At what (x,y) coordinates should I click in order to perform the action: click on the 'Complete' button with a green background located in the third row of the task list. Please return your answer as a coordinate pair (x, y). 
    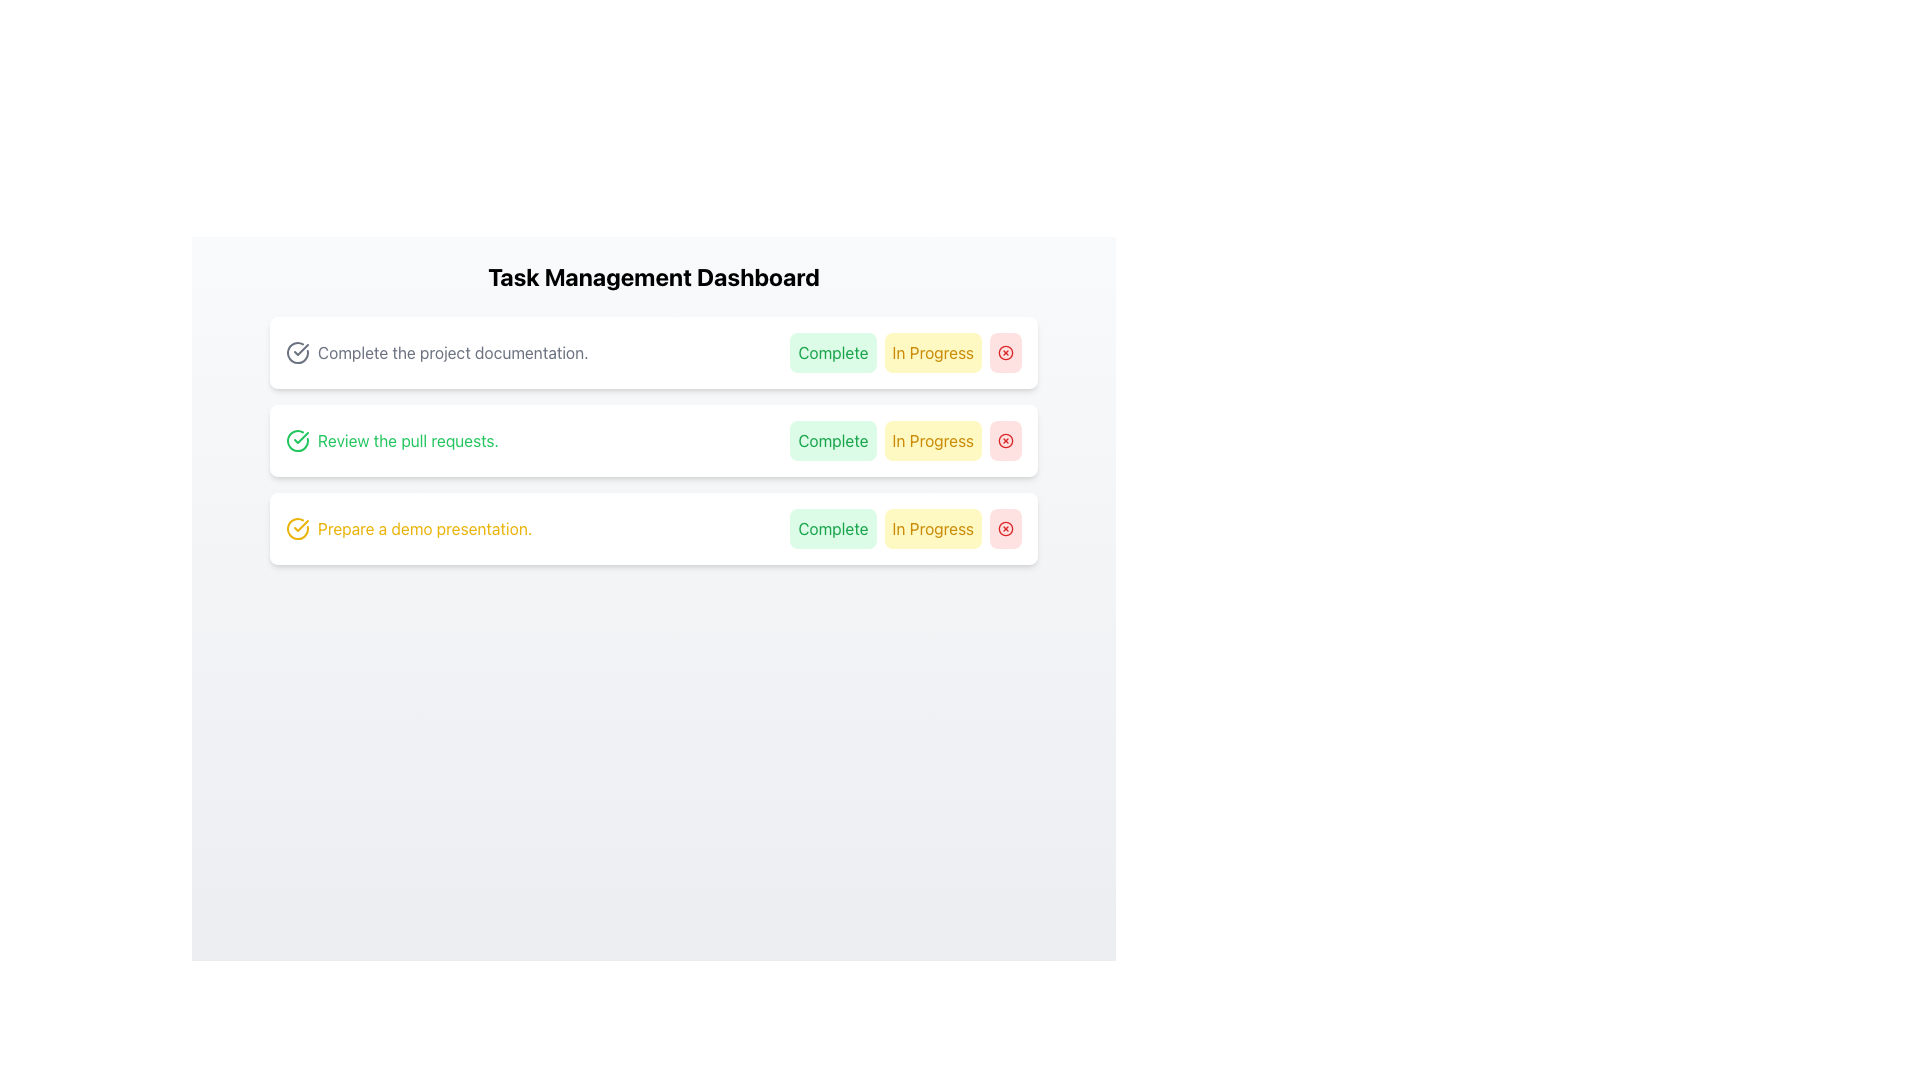
    Looking at the image, I should click on (833, 527).